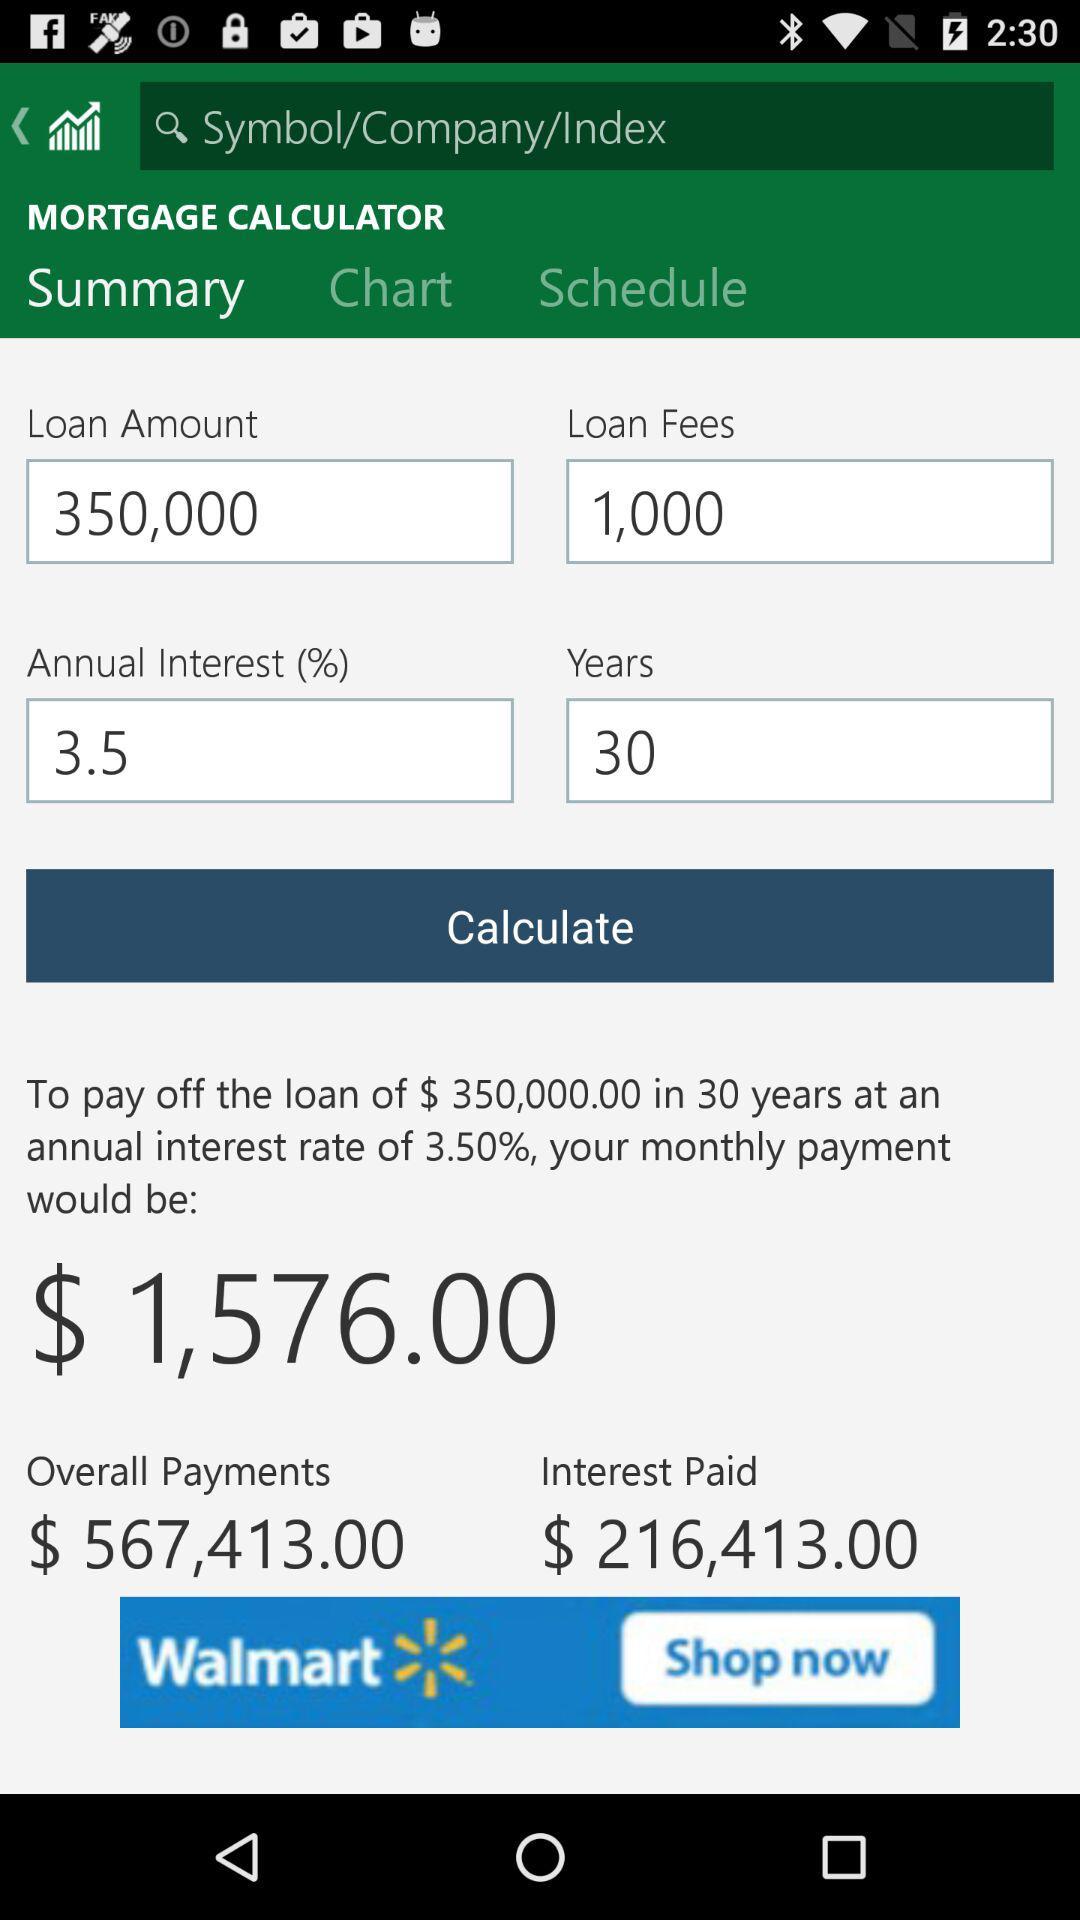  Describe the element at coordinates (405, 290) in the screenshot. I see `the icon next to summary item` at that location.